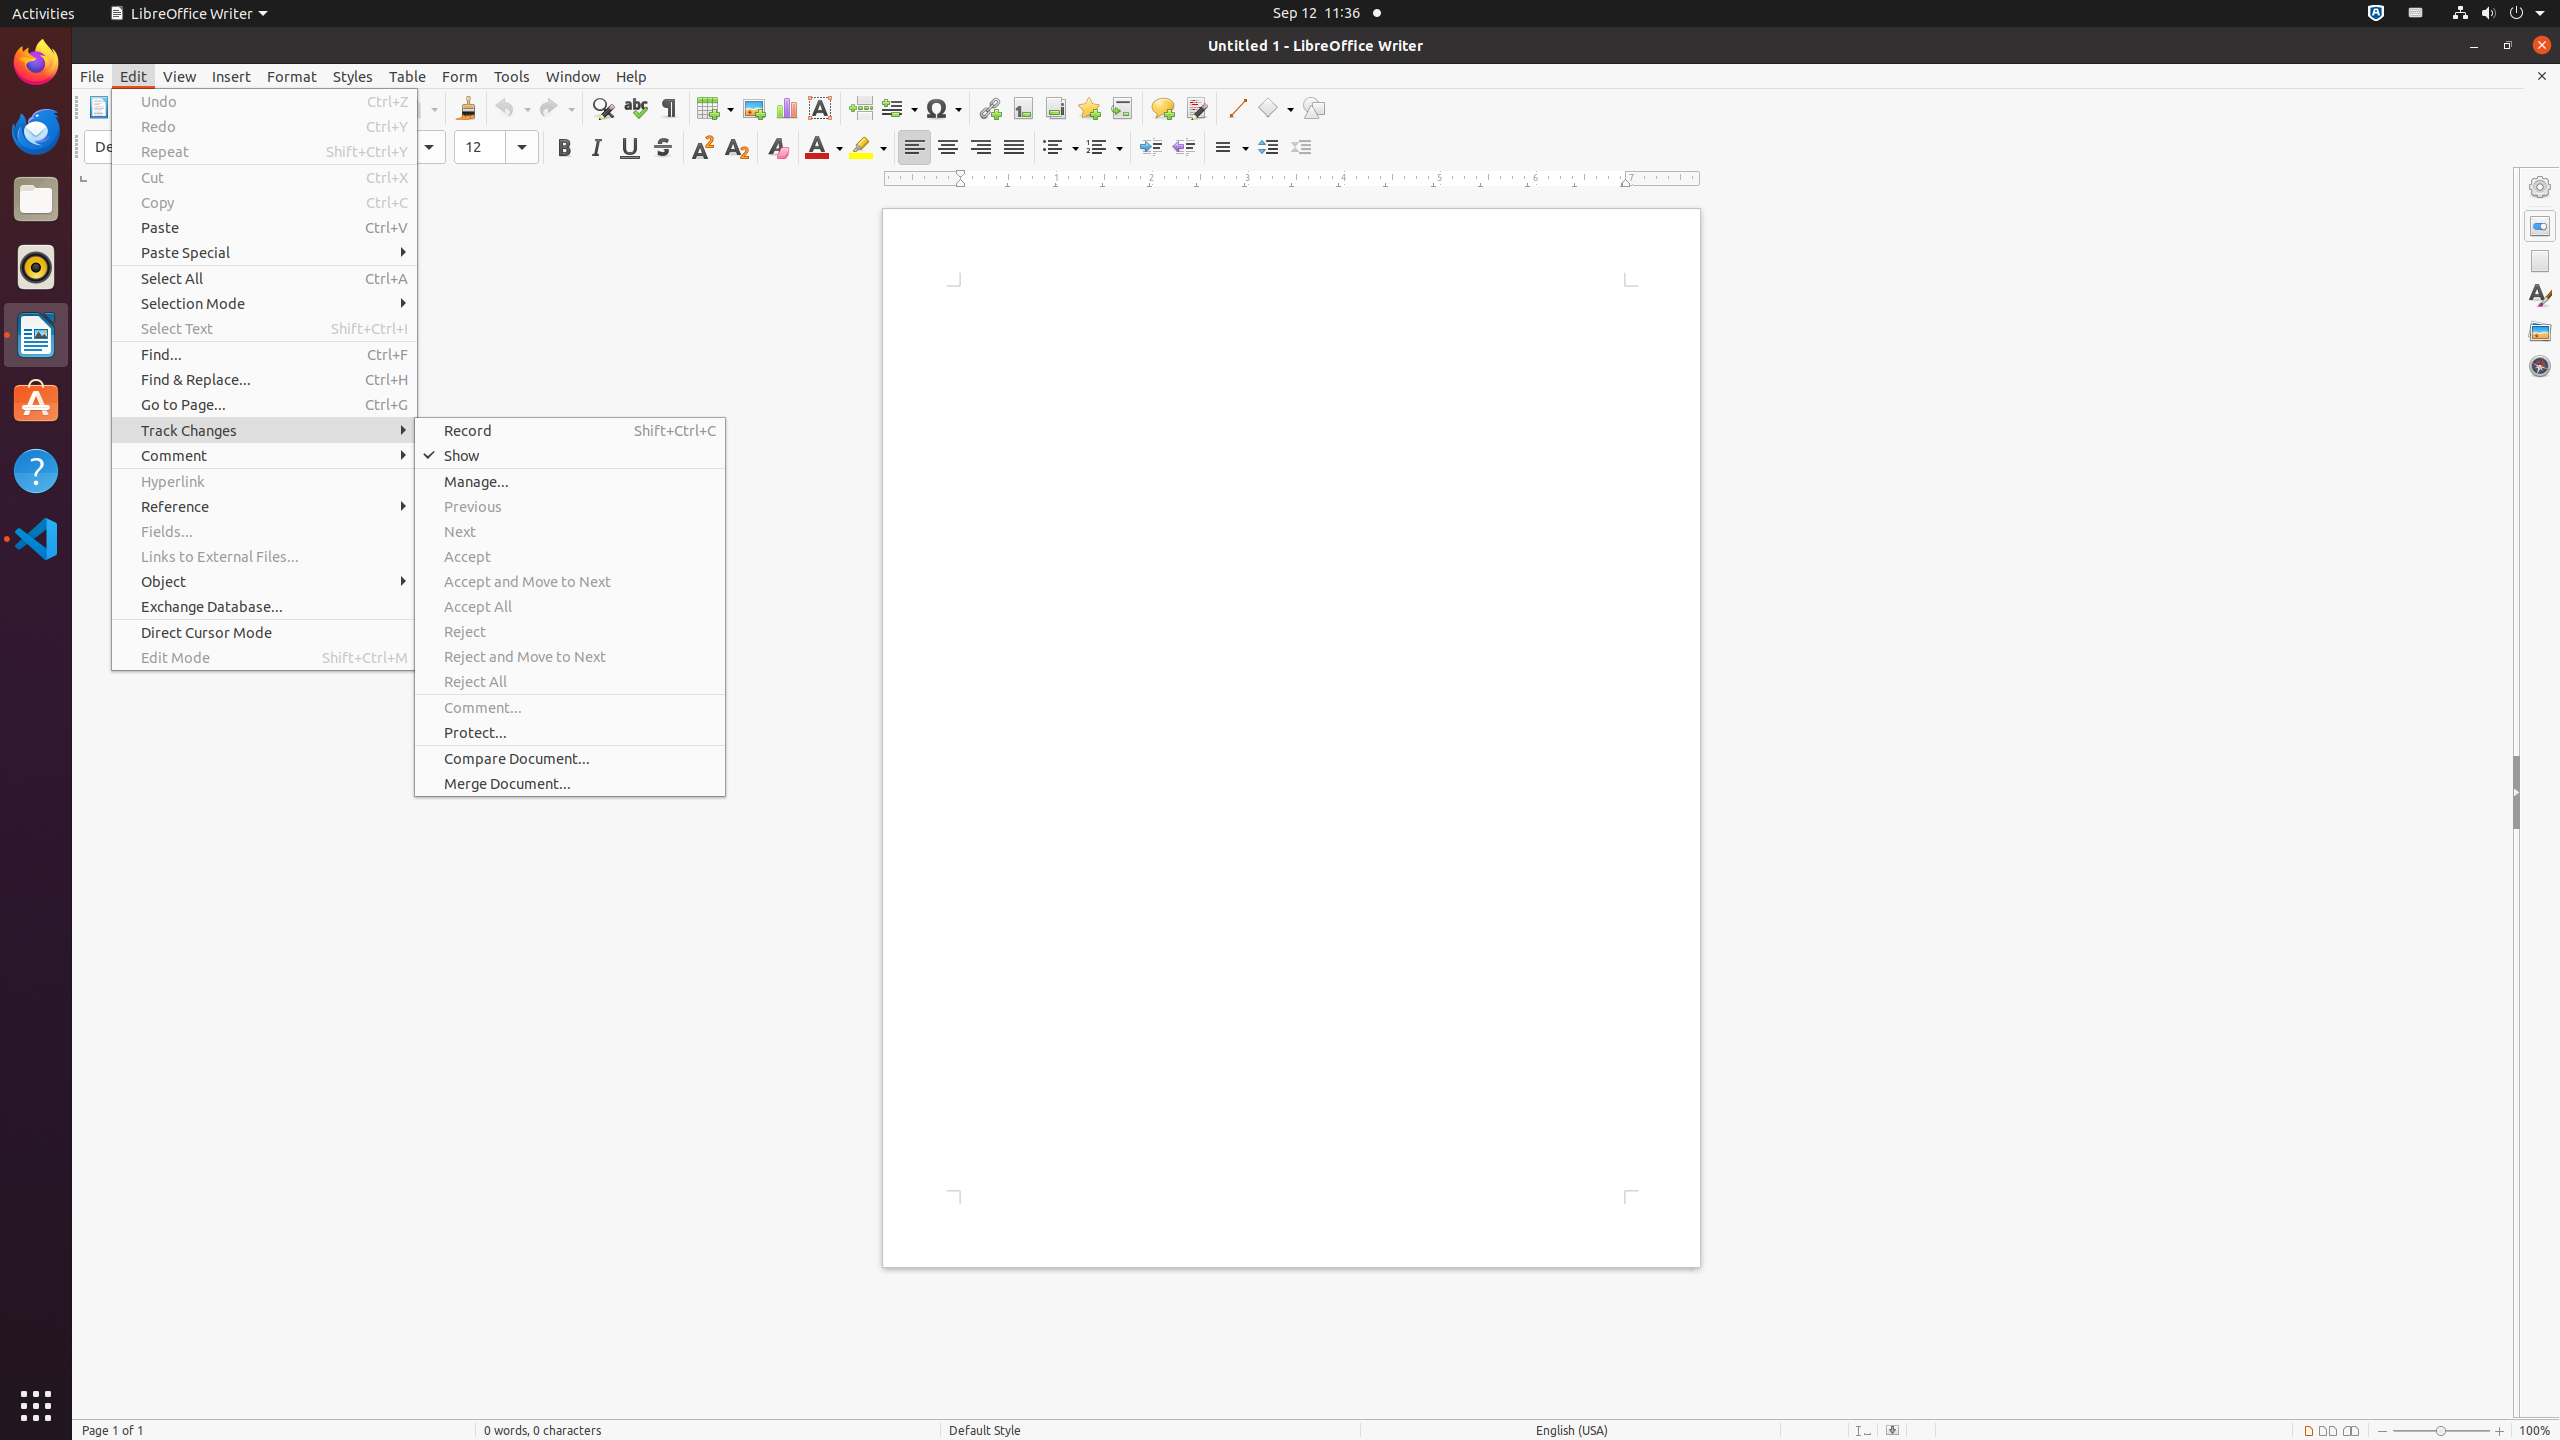 The height and width of the screenshot is (1440, 2560). I want to click on 'Highlight Color', so click(868, 146).